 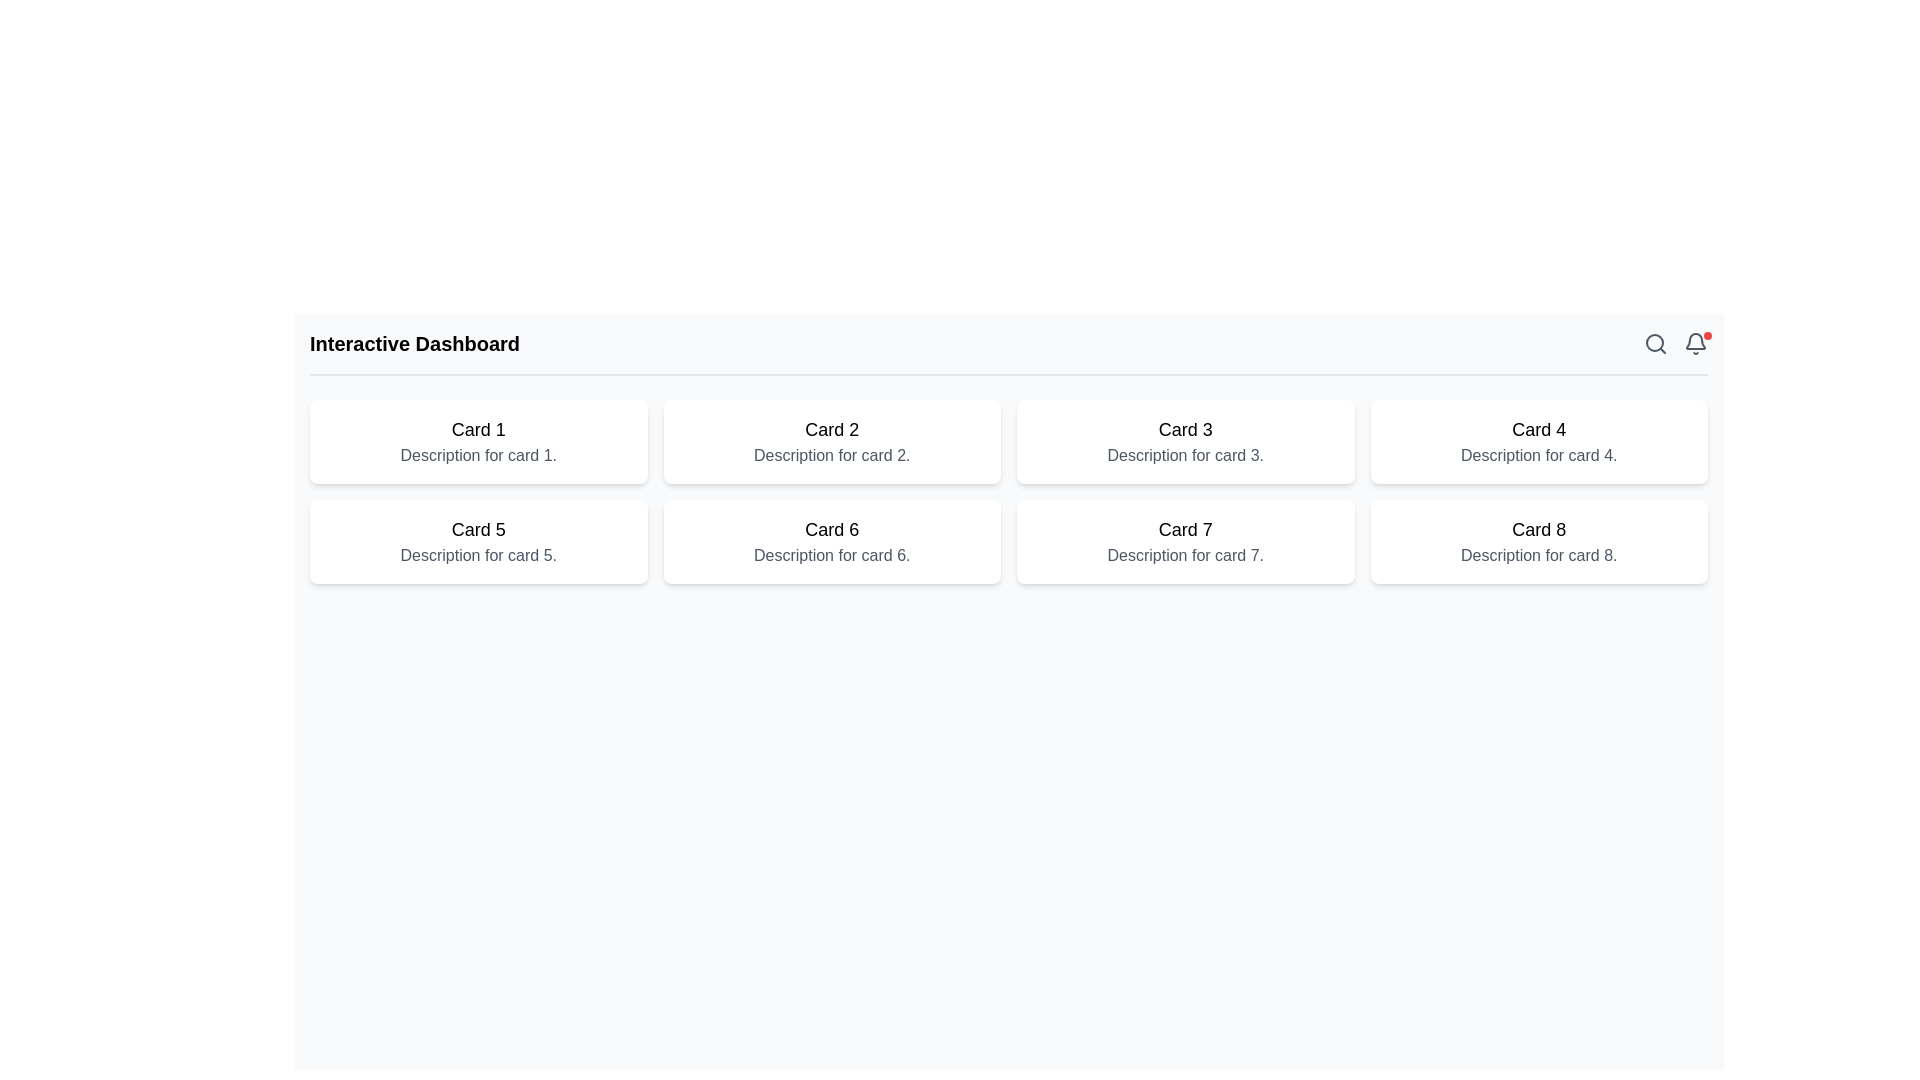 I want to click on the text label that serves as the title for 'Card 3', located in the second row and second column of the grid layout, so click(x=1185, y=428).